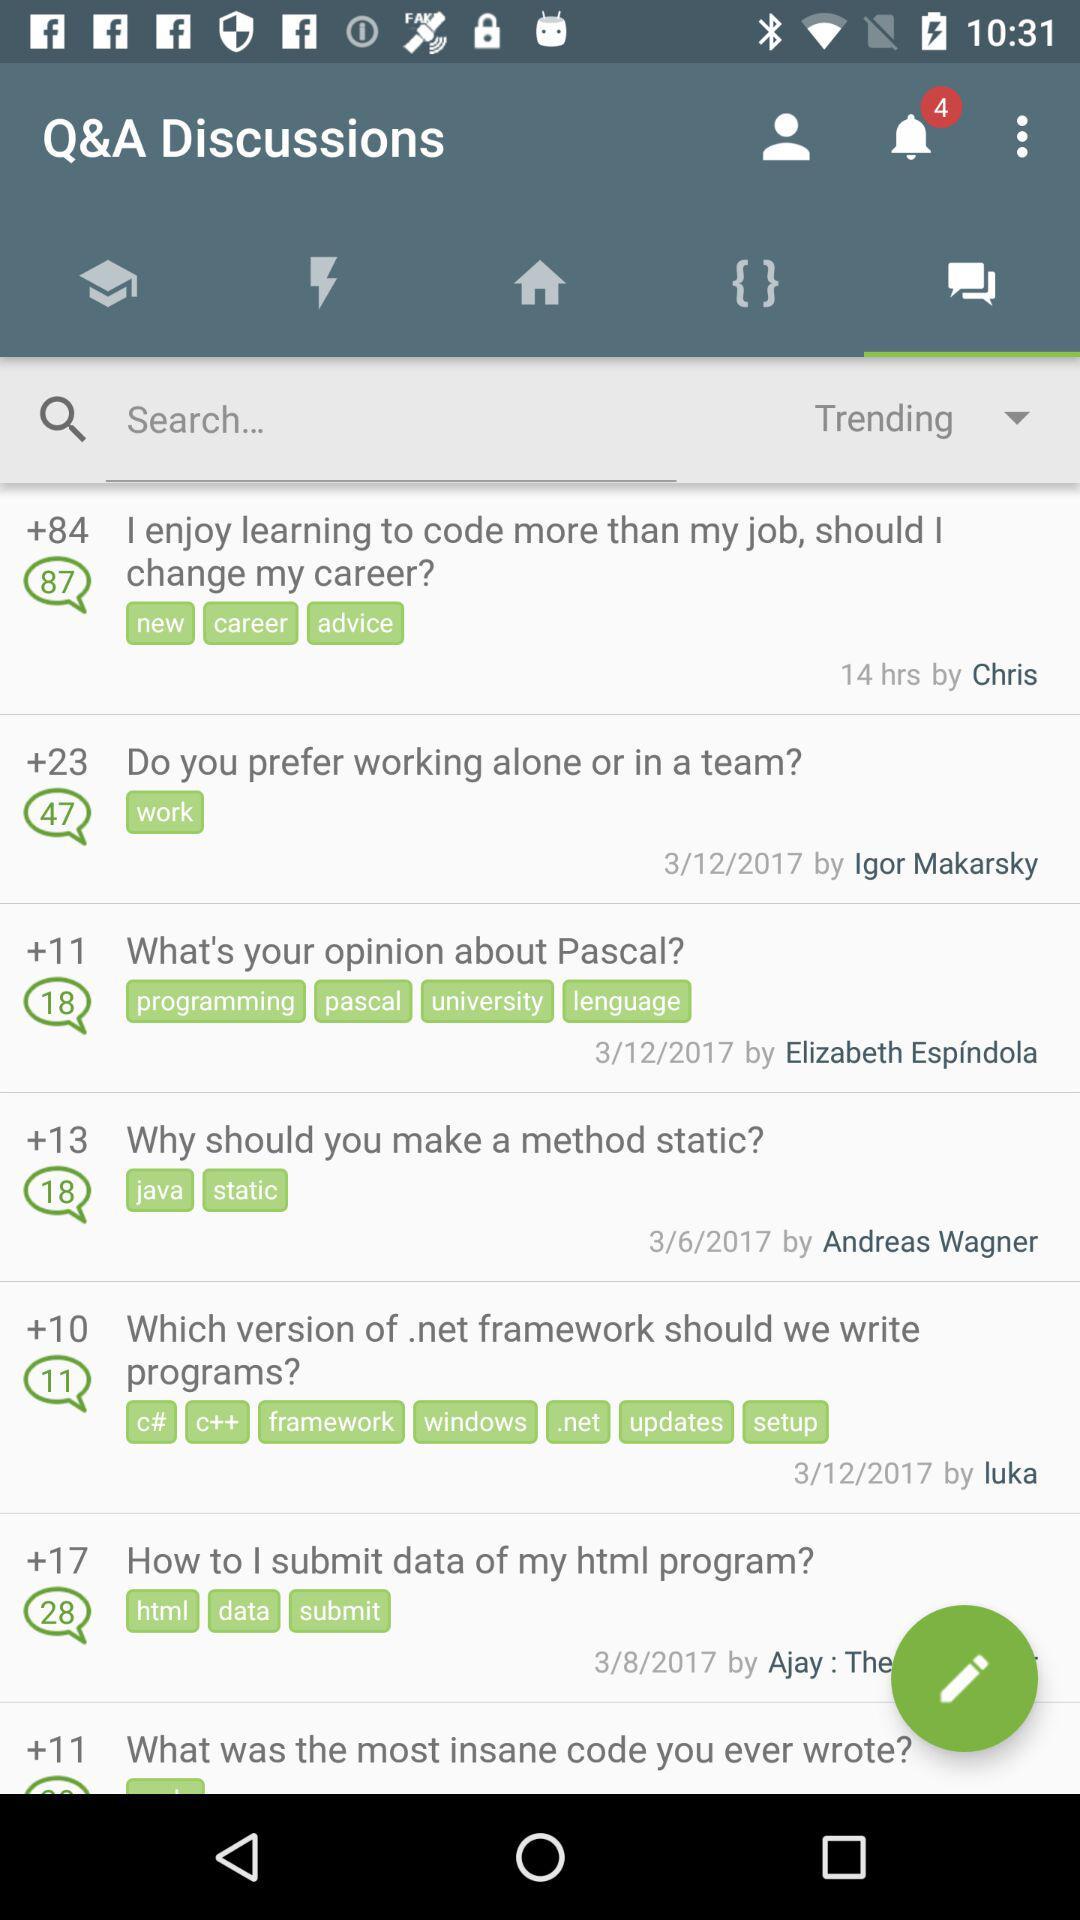 Image resolution: width=1080 pixels, height=1920 pixels. What do you see at coordinates (963, 1678) in the screenshot?
I see `edit button` at bounding box center [963, 1678].